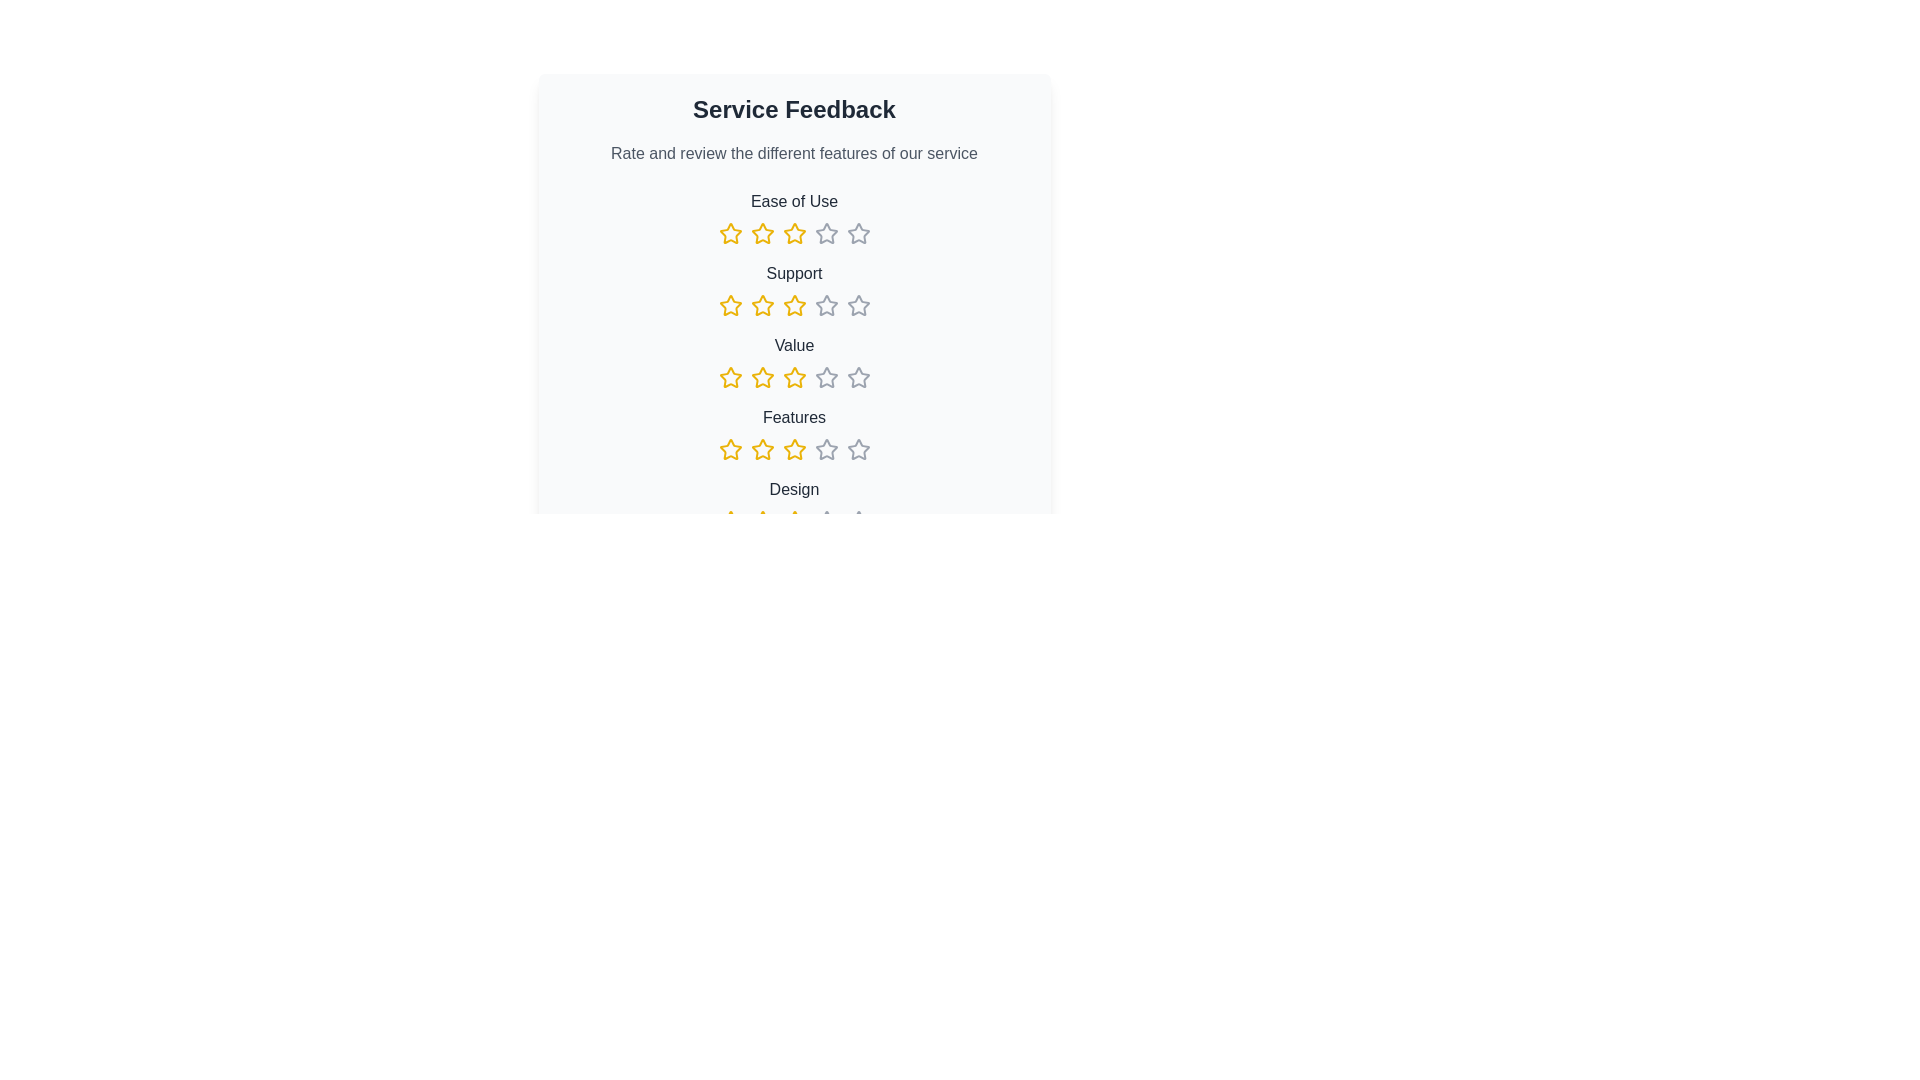 The width and height of the screenshot is (1920, 1080). I want to click on the Text label that indicates the rating section for features evaluation, located in the fourth section of the rating feedback form, below 'Ease of Use,' 'Support,' and 'Value' ratings, and above the 'Design' rating section, so click(793, 416).